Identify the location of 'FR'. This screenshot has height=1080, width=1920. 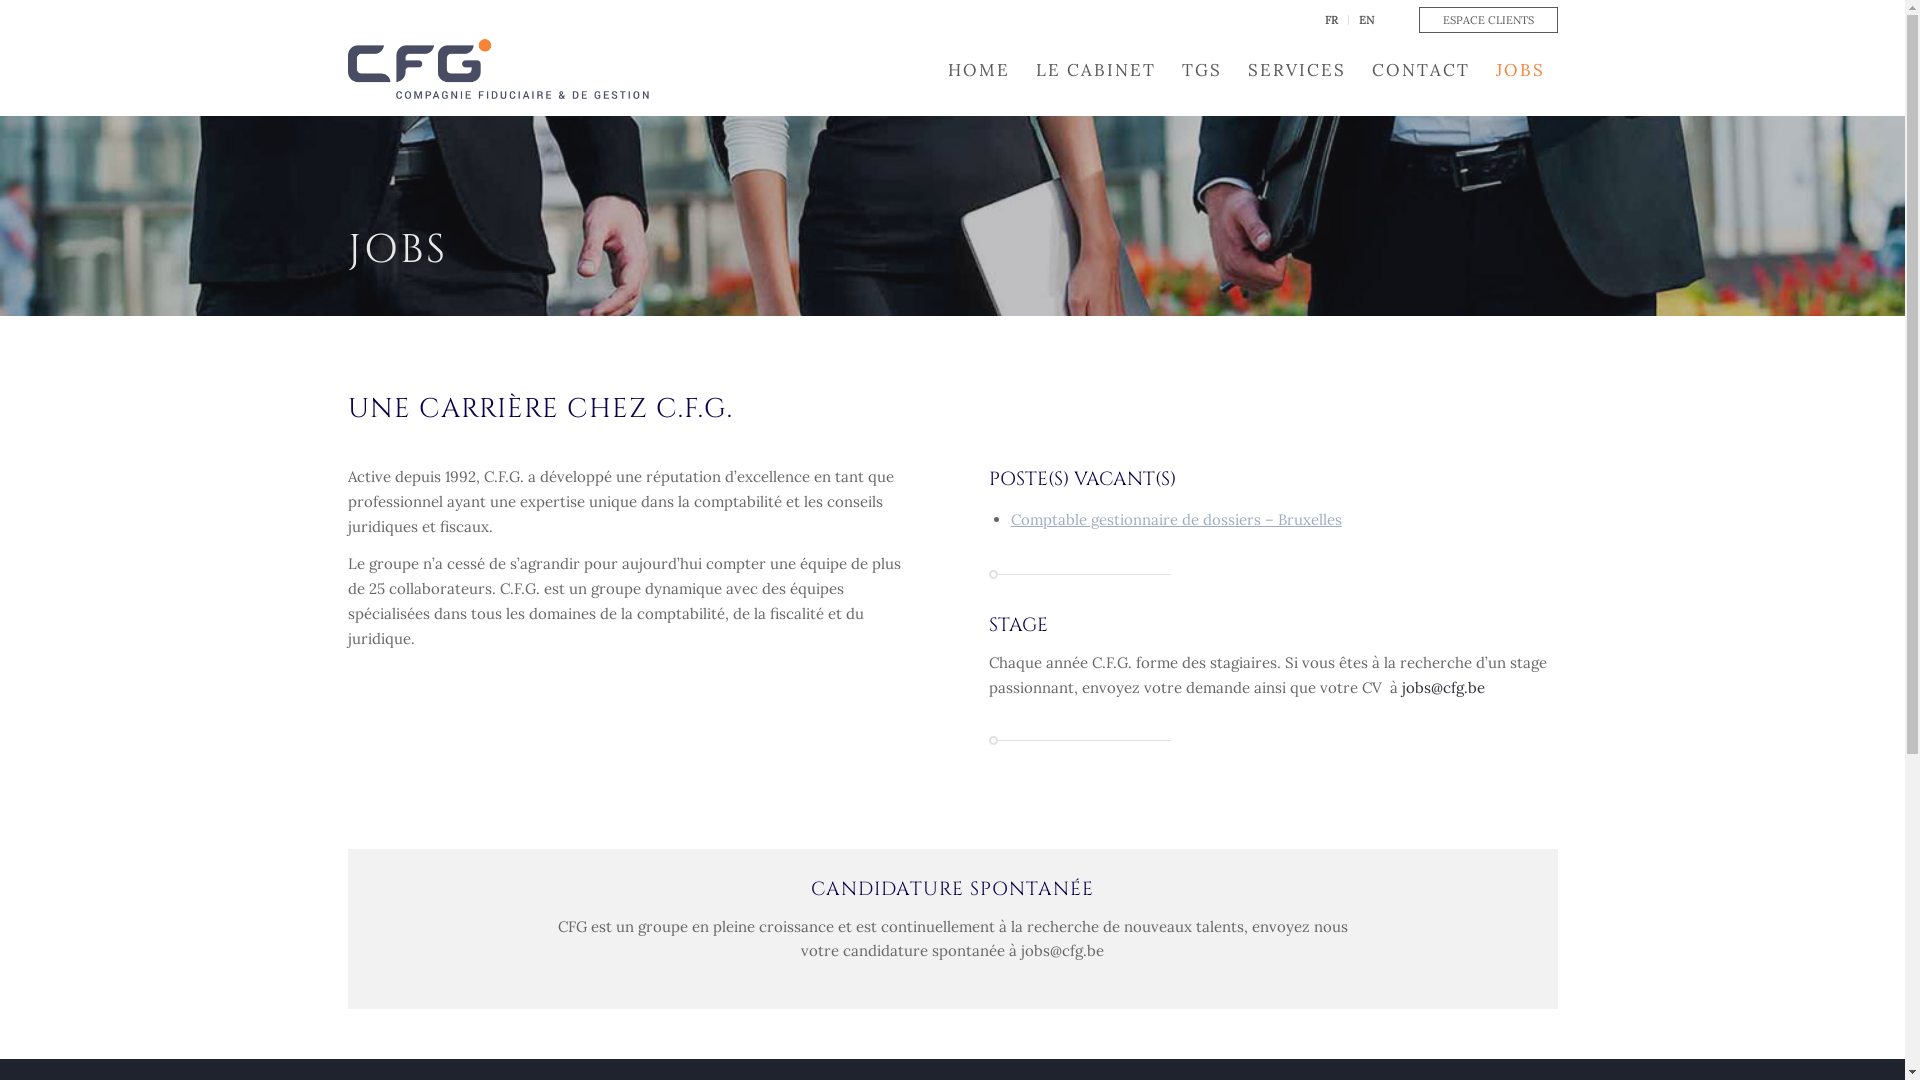
(1330, 19).